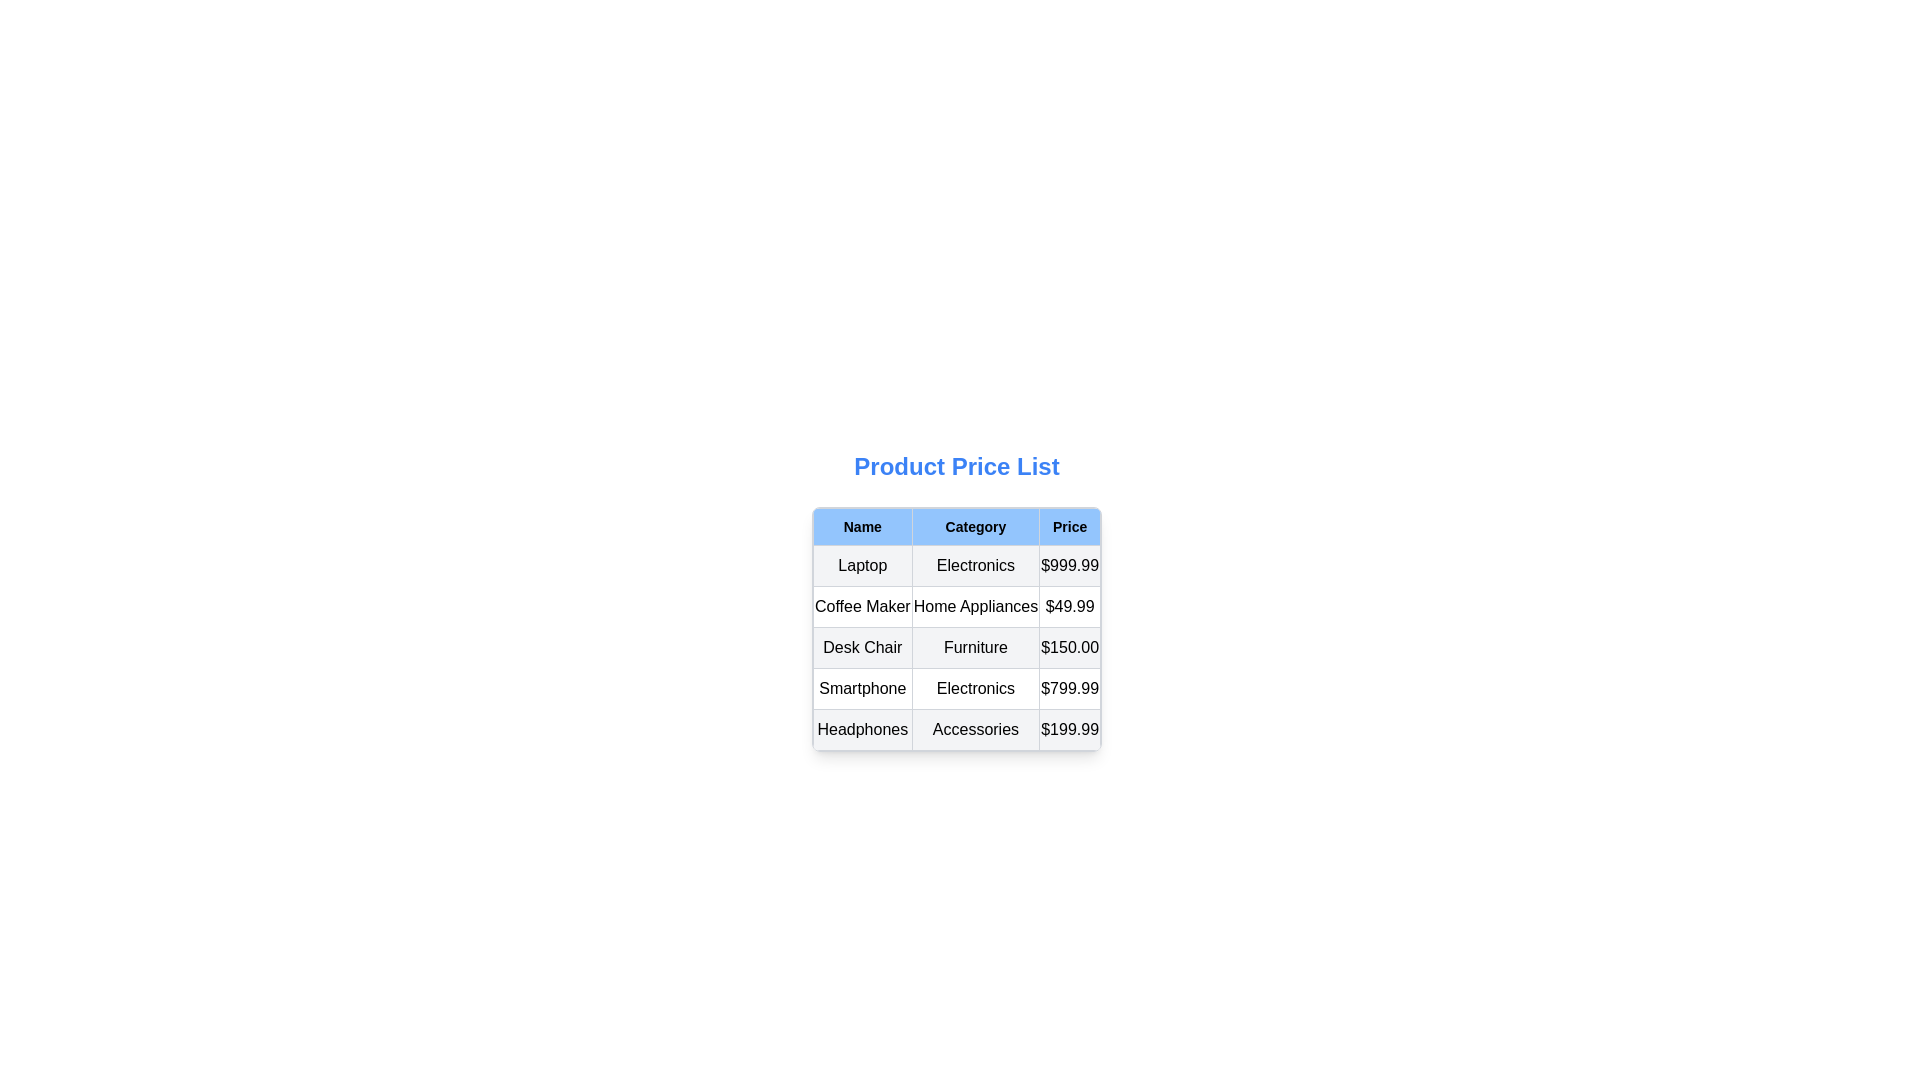 The height and width of the screenshot is (1080, 1920). What do you see at coordinates (1069, 526) in the screenshot?
I see `the 'Price' column header cell, which is the third cell in the first row of the table layout, located to the right of the 'Category' column` at bounding box center [1069, 526].